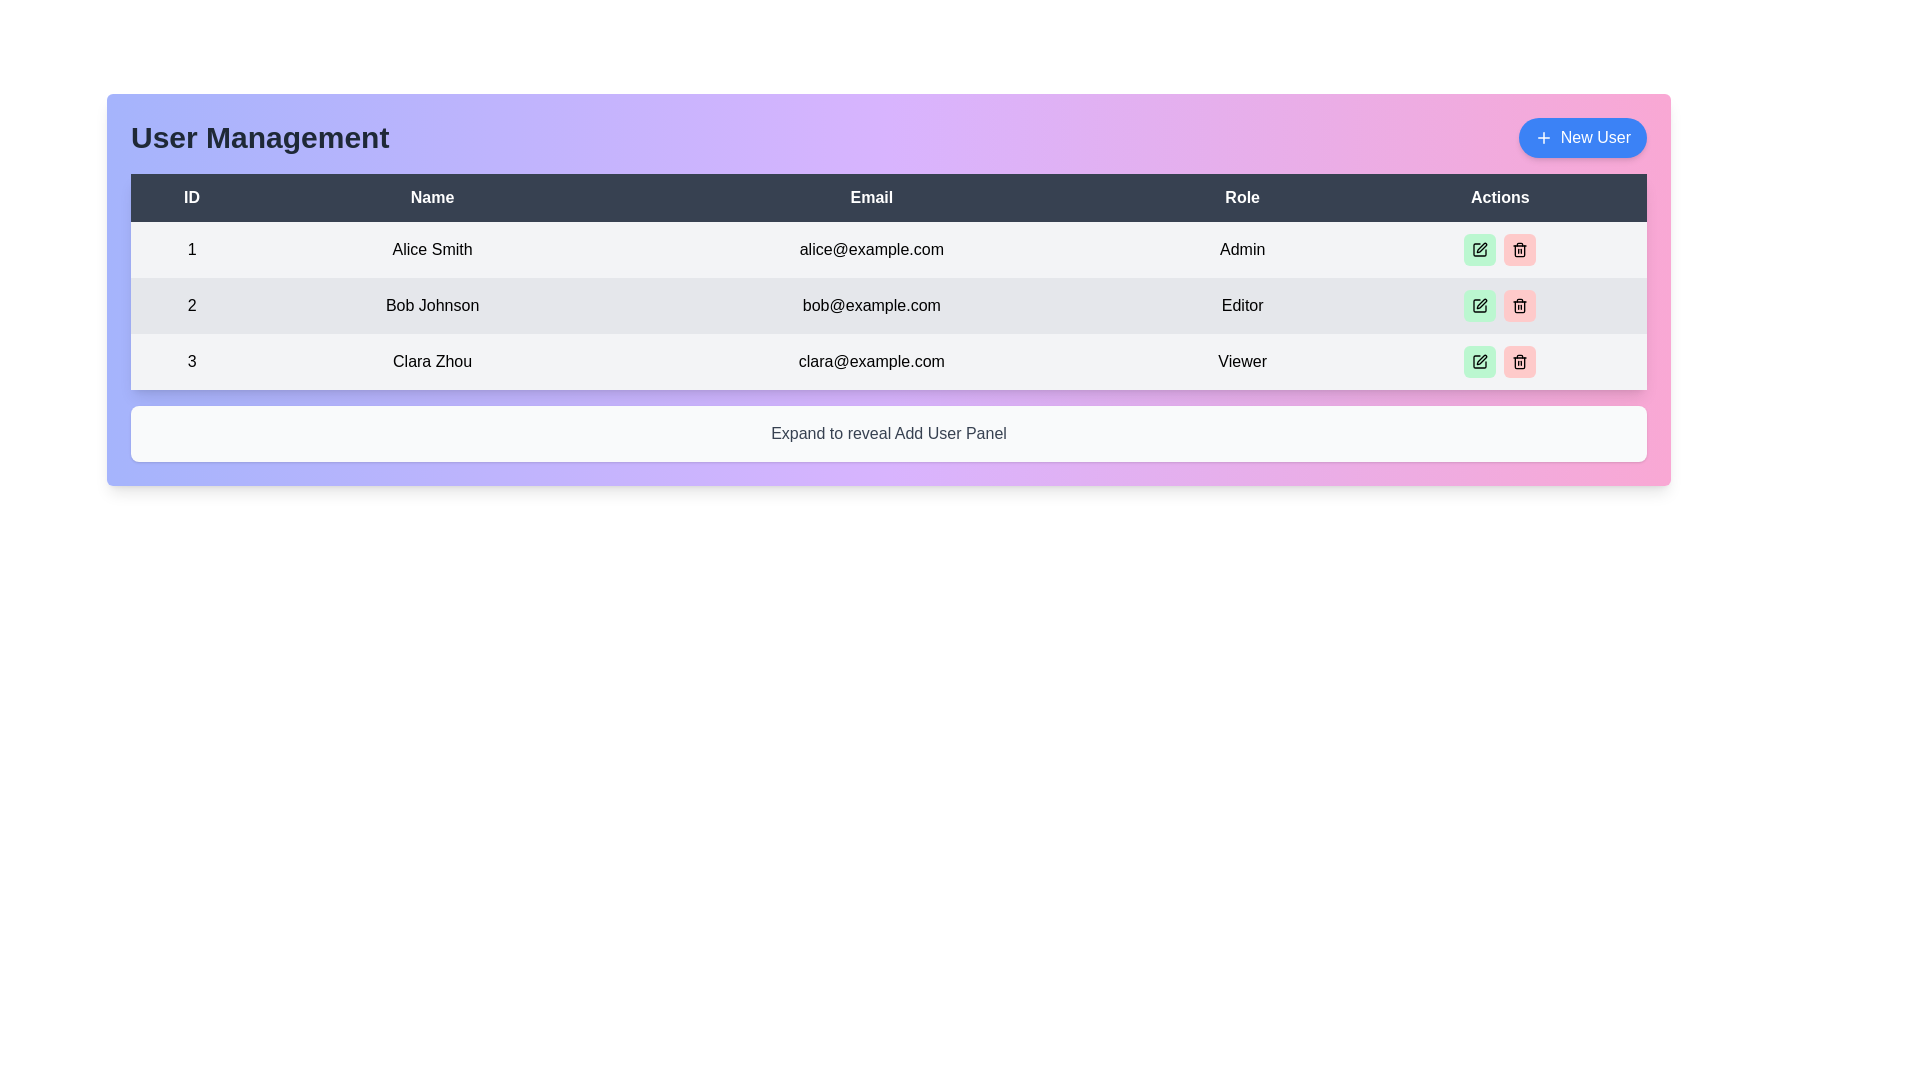 This screenshot has width=1920, height=1080. I want to click on the Text Display element indicating the role 'Editor' for user 'Bob Johnson' in the third column of the table with ID '2', so click(1241, 305).